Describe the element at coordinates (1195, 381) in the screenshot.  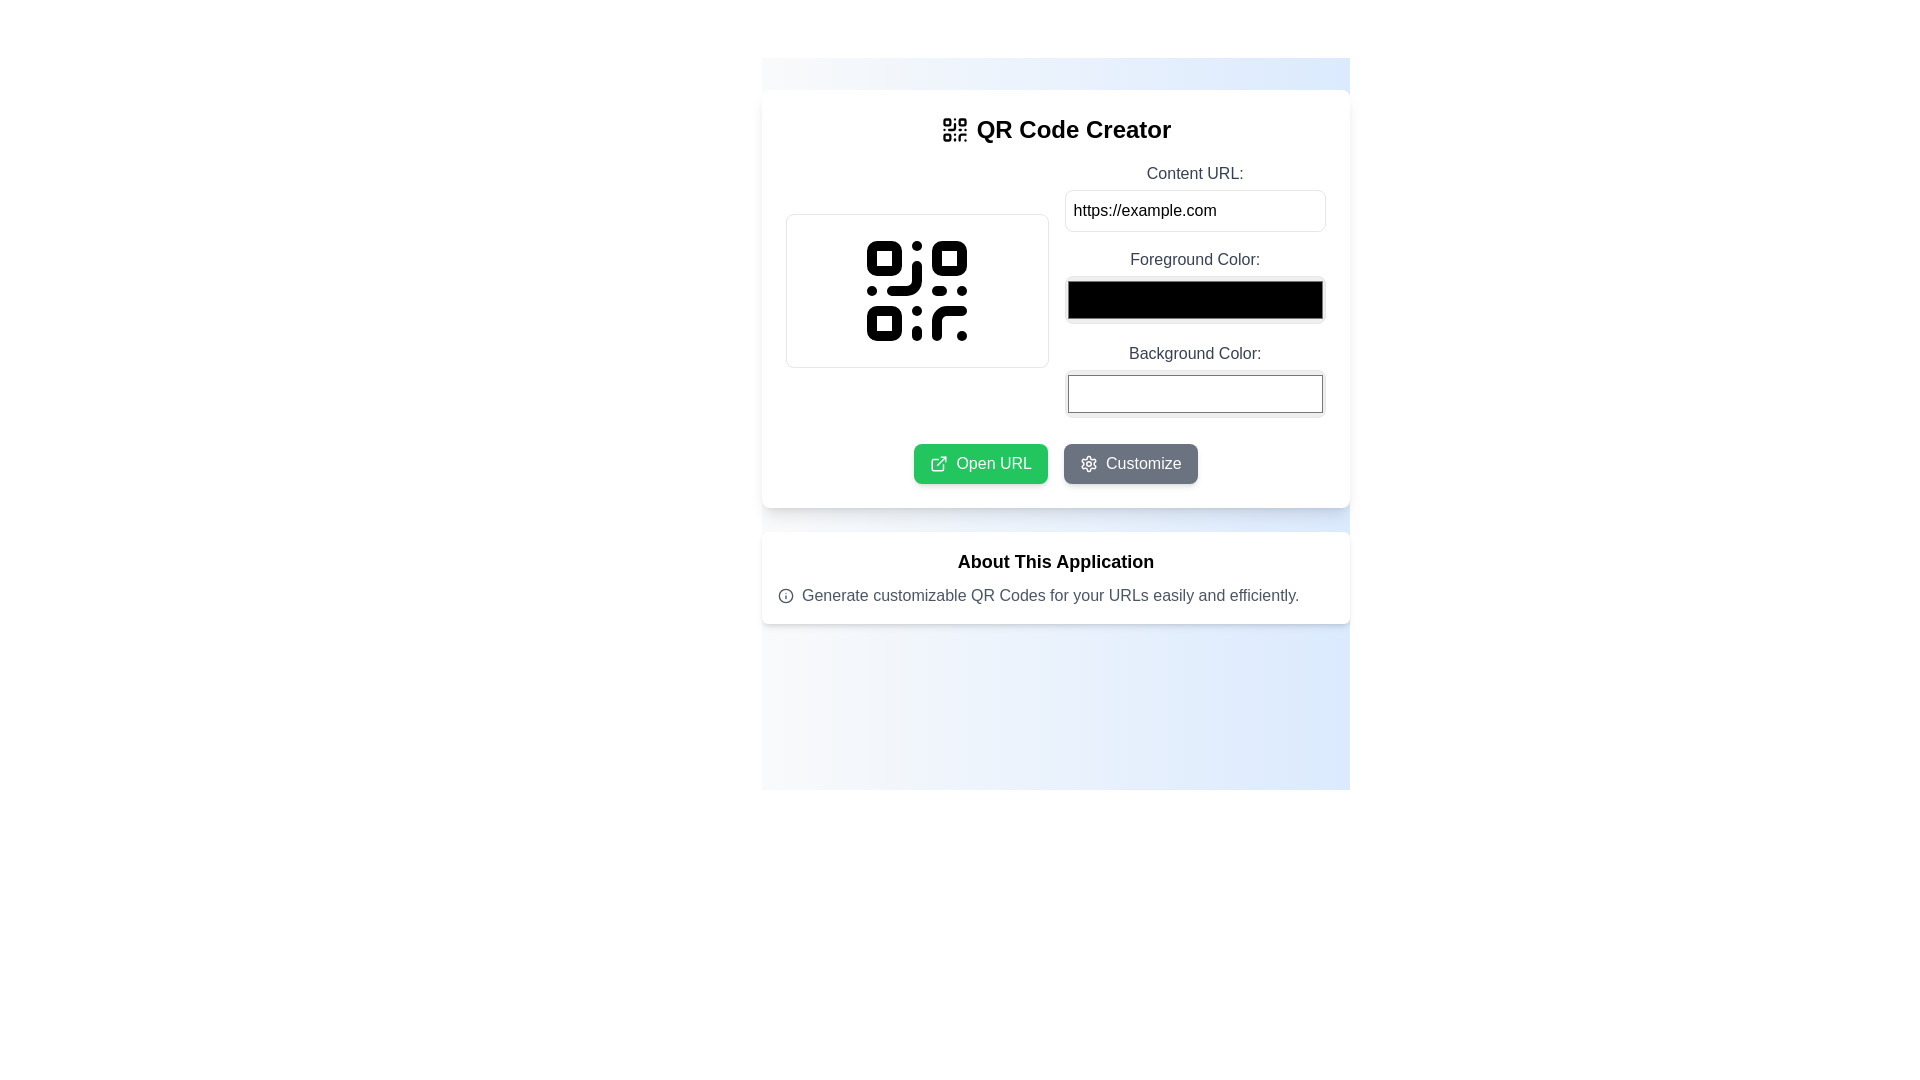
I see `the rectangular color input field labeled 'Background Color:'` at that location.